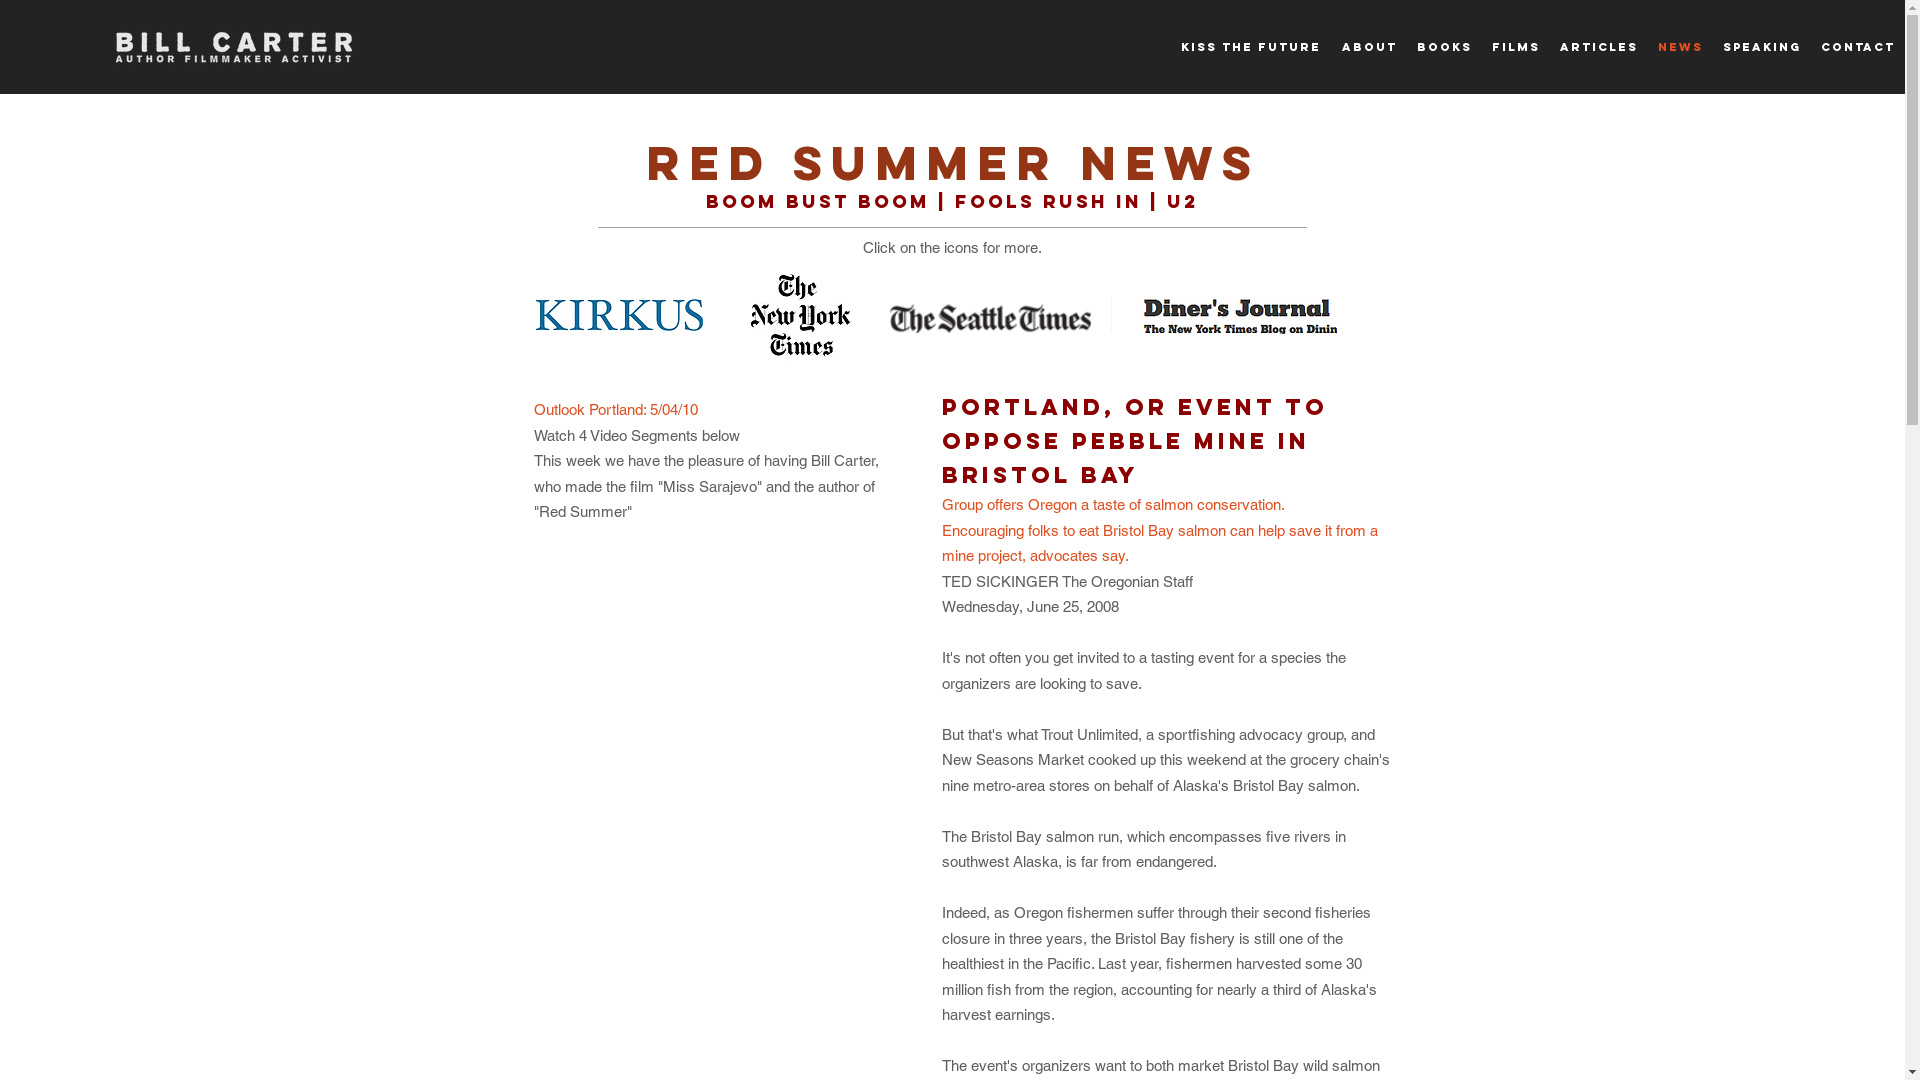  What do you see at coordinates (1059, 201) in the screenshot?
I see `'FOOLS RUSH IN | '` at bounding box center [1059, 201].